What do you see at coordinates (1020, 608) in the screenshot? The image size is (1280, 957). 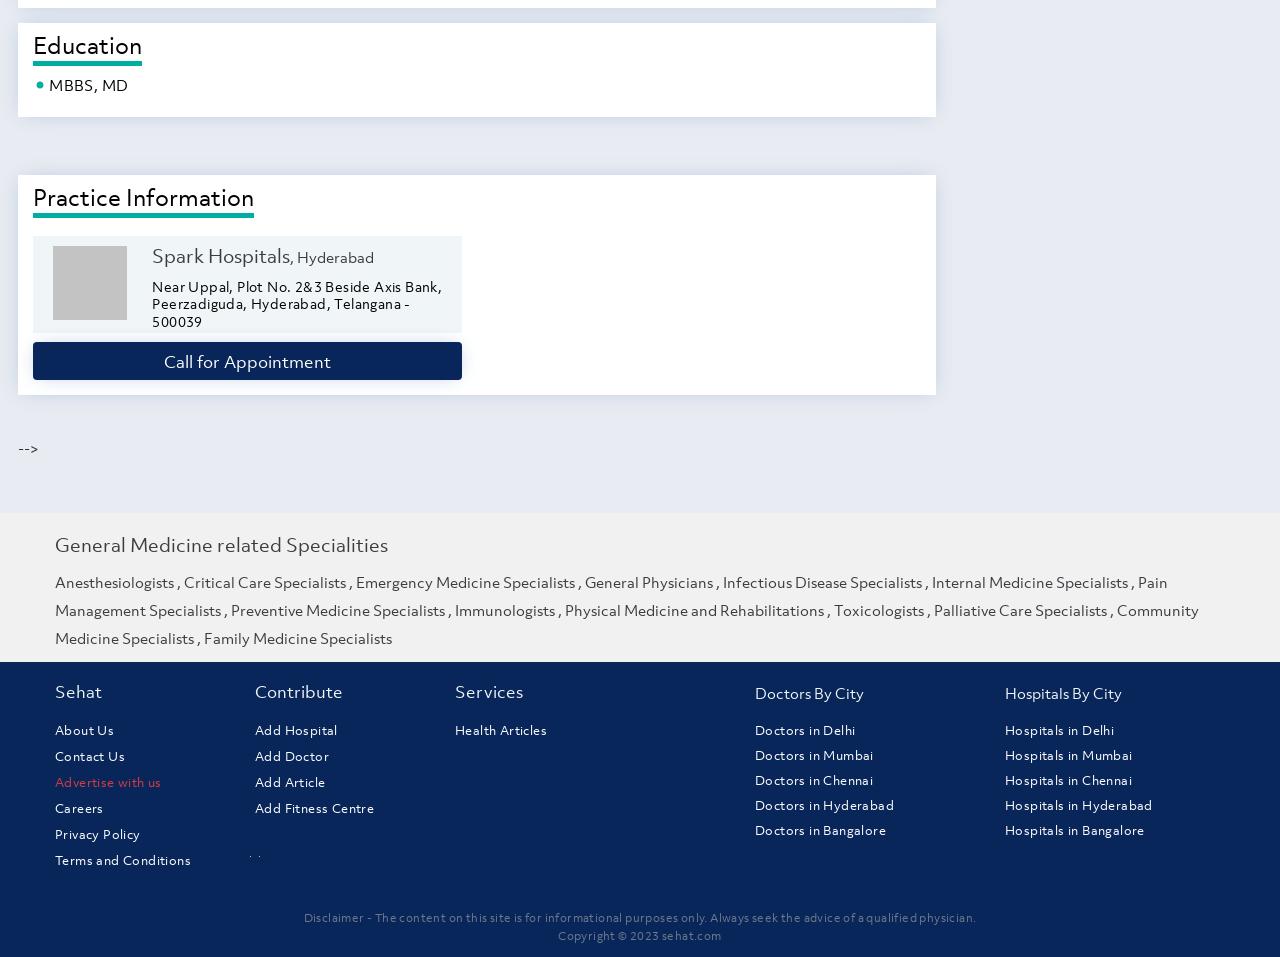 I see `'Palliative Care Specialists'` at bounding box center [1020, 608].